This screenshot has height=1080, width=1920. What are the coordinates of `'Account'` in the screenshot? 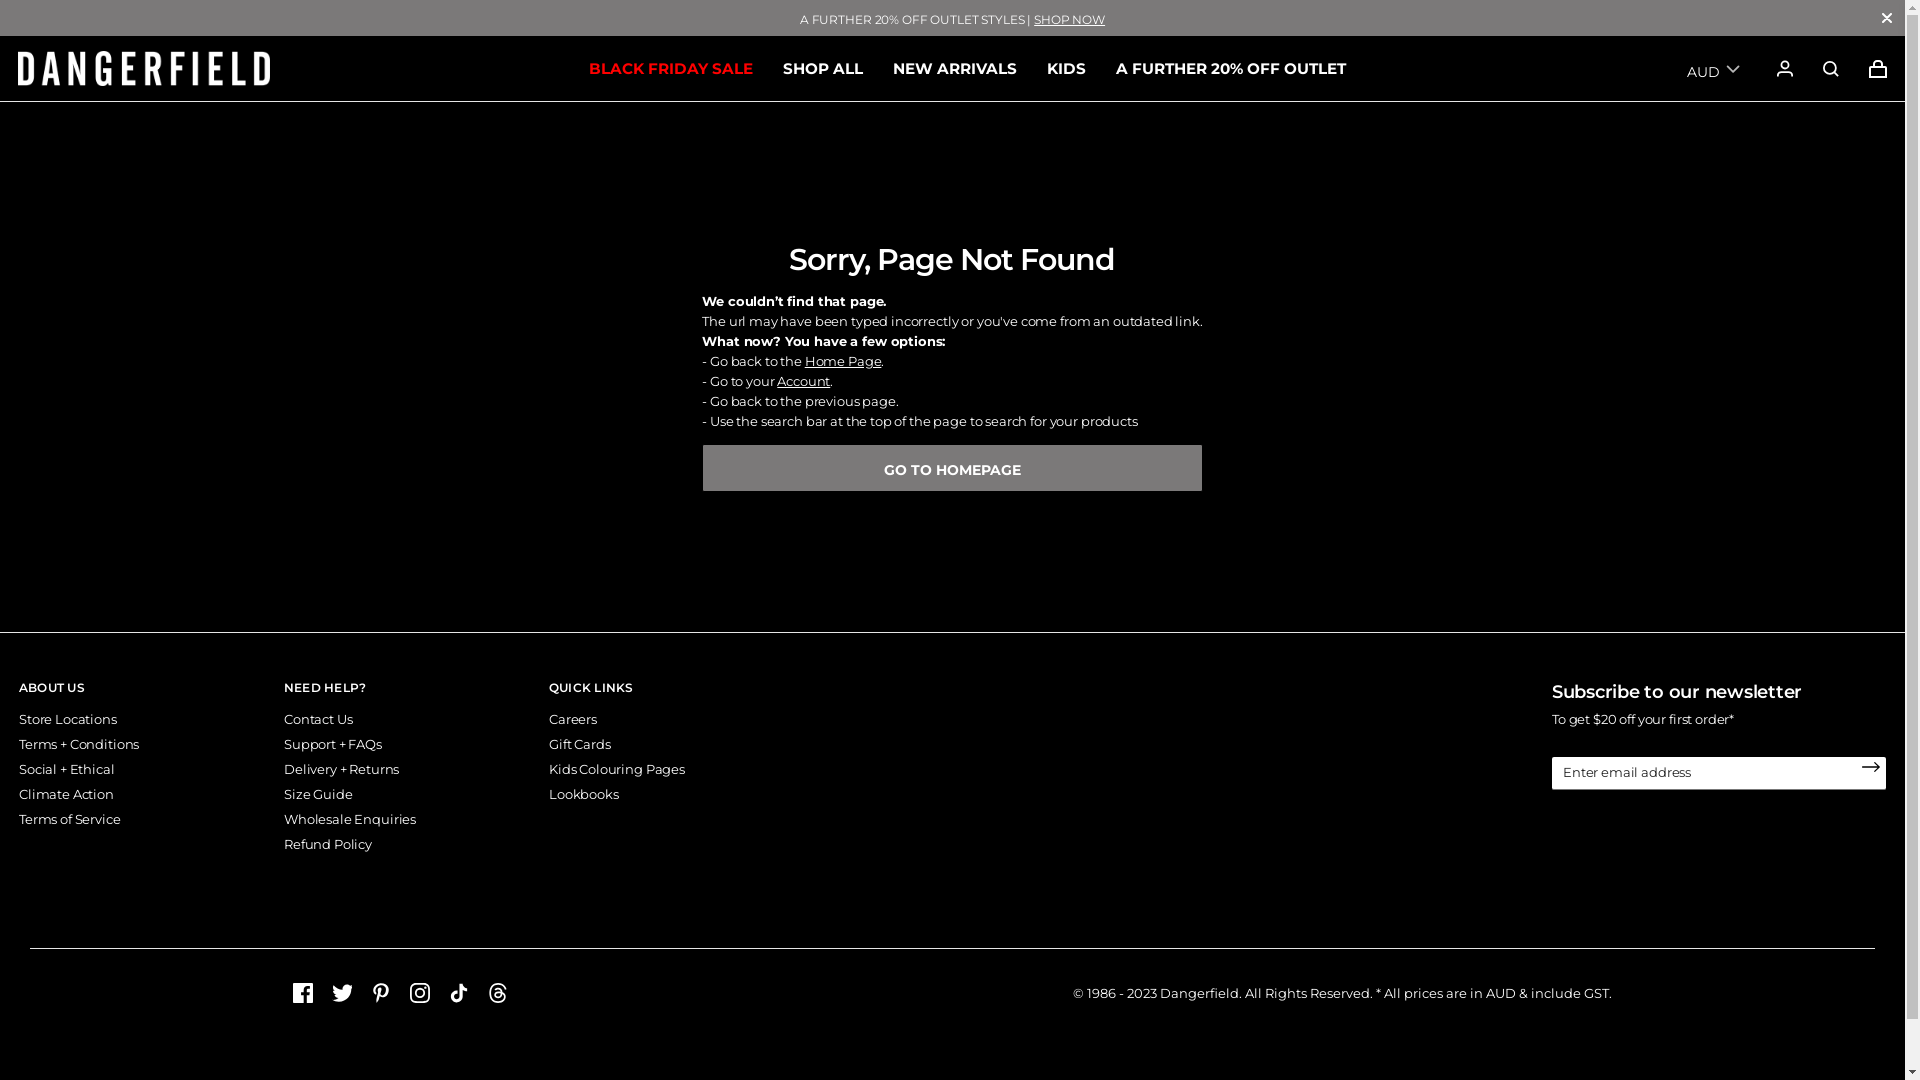 It's located at (776, 381).